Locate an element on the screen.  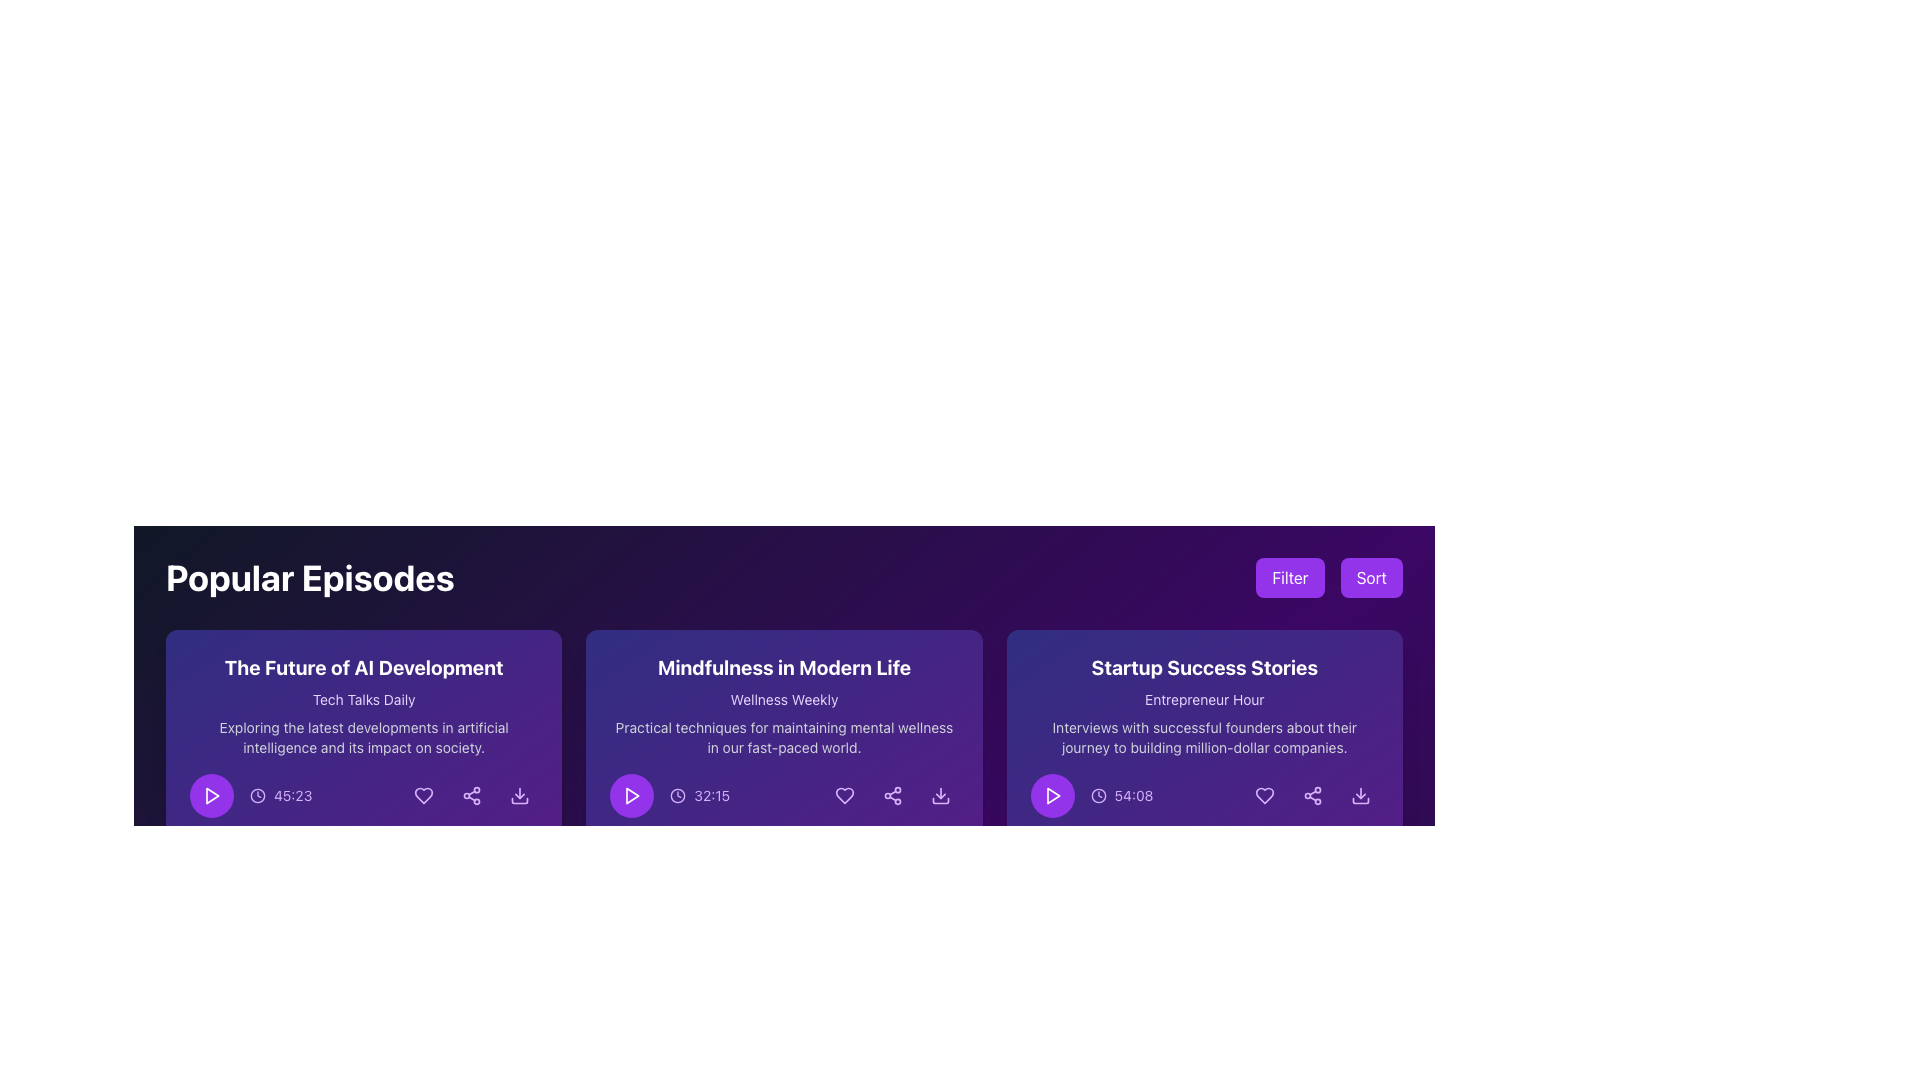
the download icon button, which is a small purple icon with a downward-pointing arrow located in the bottom-right corner of the 'Mindfulness in Modern Life' card is located at coordinates (939, 794).